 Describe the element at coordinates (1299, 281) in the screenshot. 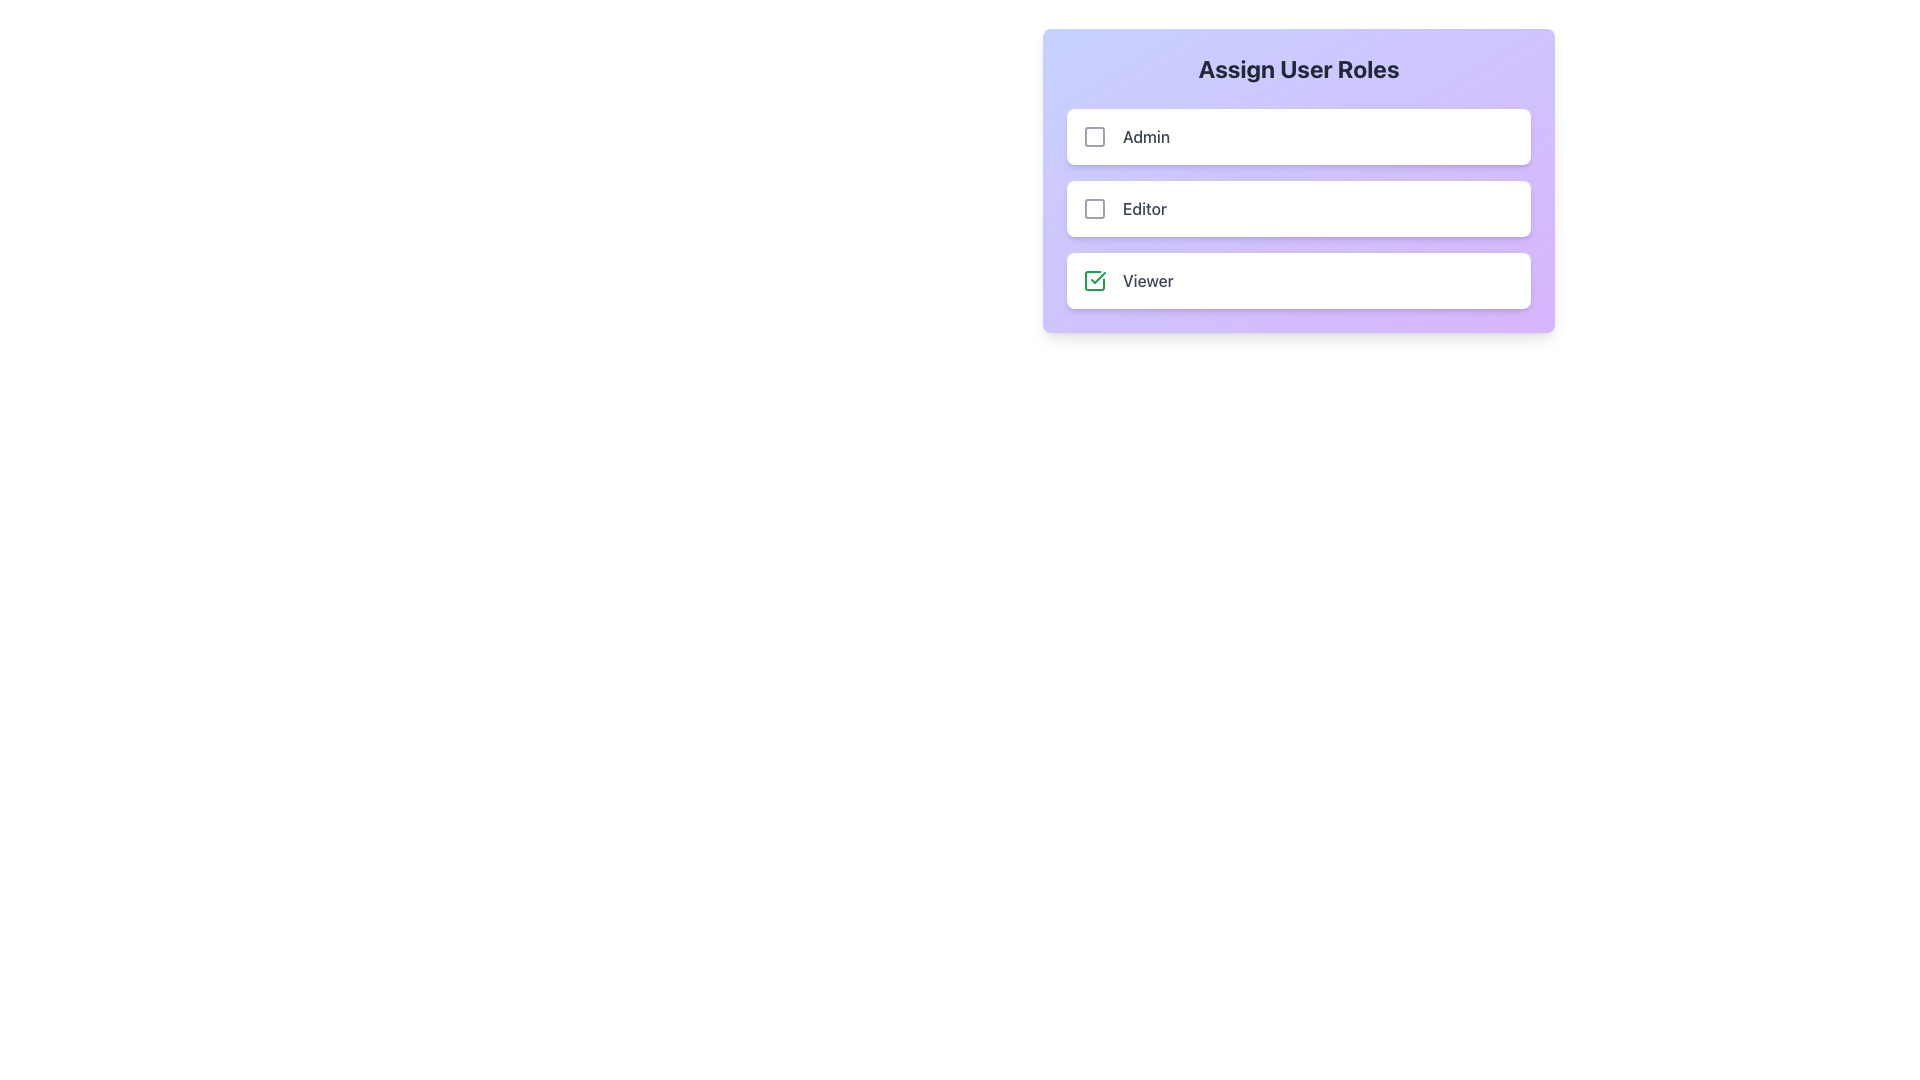

I see `the checkbox associated with the 'Viewer' role` at that location.